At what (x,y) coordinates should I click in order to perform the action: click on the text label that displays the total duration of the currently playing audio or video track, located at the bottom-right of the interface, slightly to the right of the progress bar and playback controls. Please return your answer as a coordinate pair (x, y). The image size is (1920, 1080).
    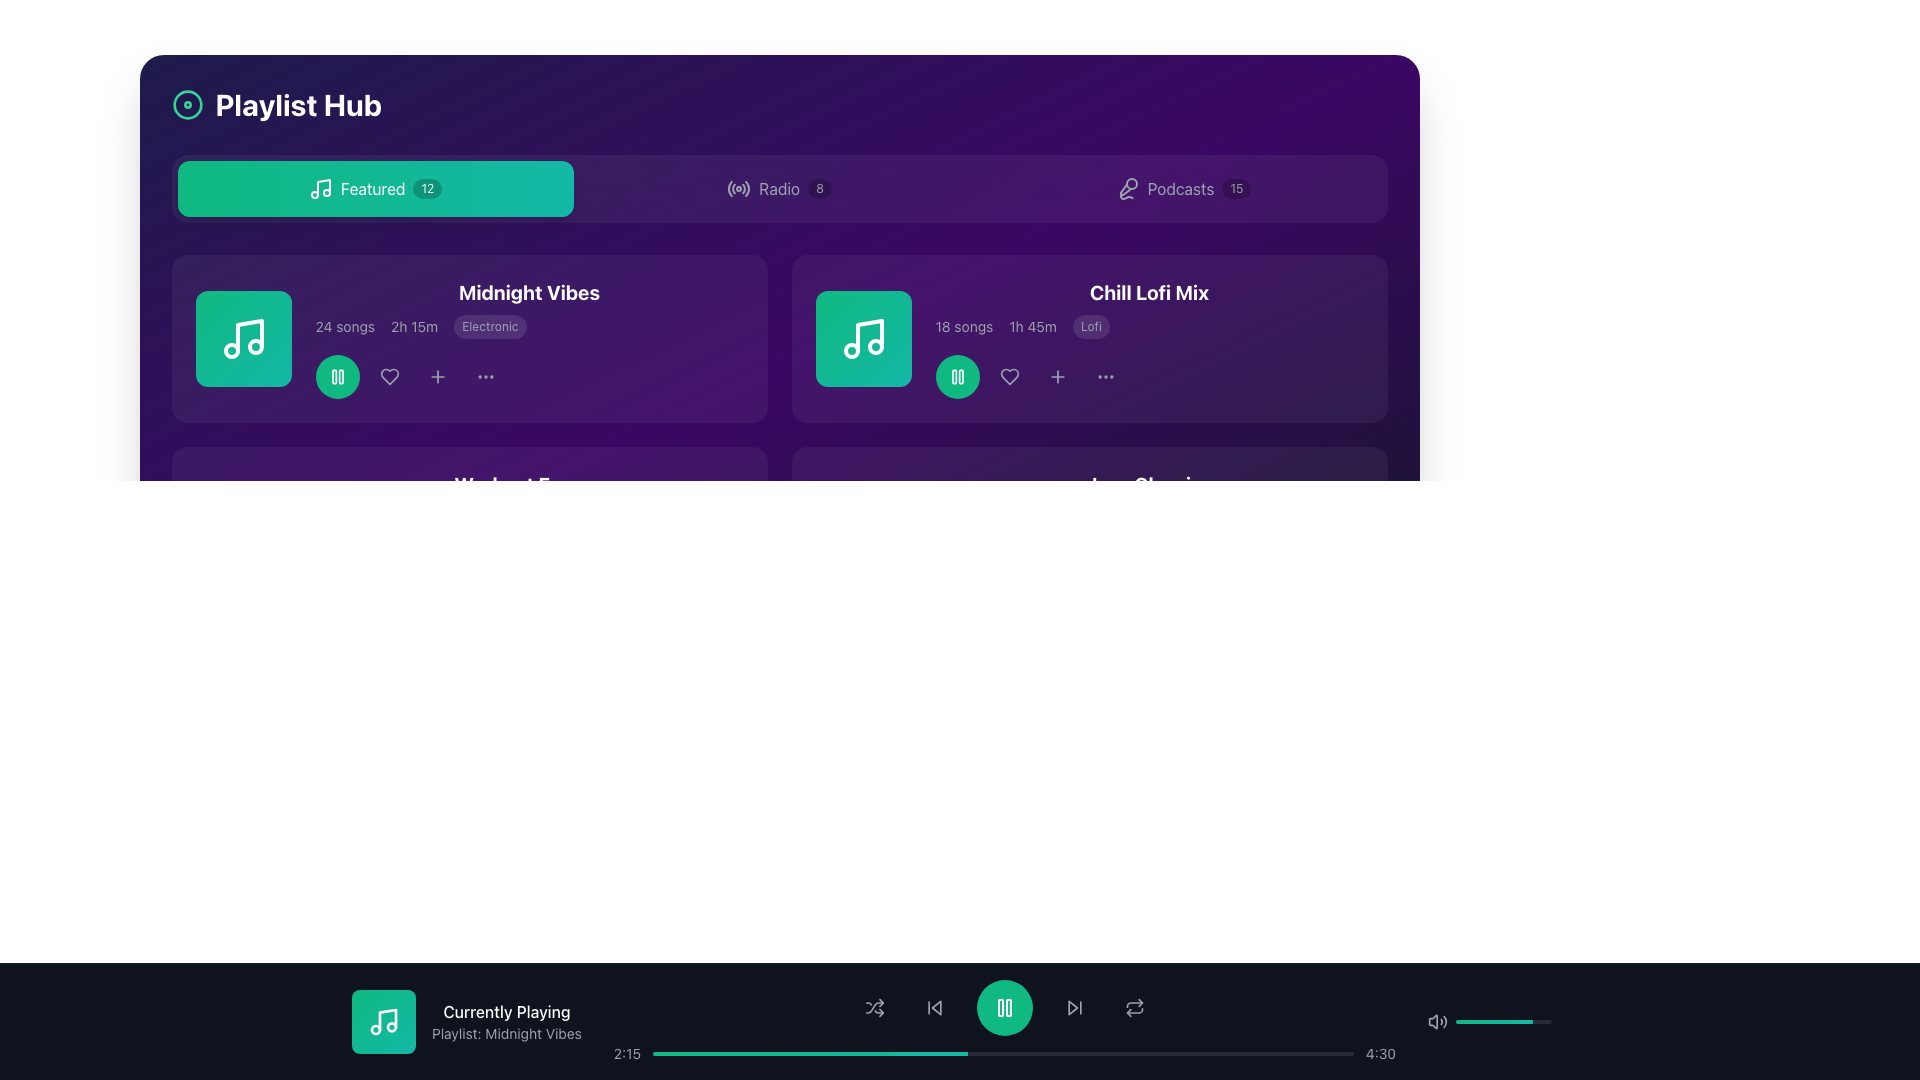
    Looking at the image, I should click on (1379, 1052).